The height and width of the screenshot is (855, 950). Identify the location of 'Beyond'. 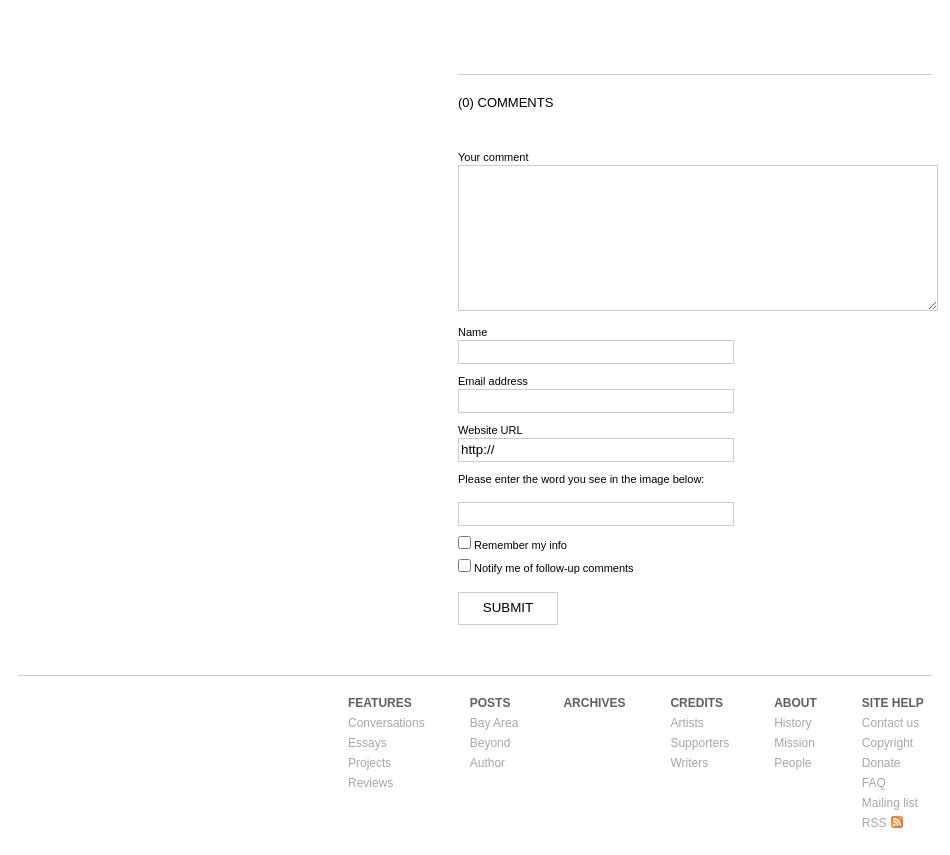
(489, 741).